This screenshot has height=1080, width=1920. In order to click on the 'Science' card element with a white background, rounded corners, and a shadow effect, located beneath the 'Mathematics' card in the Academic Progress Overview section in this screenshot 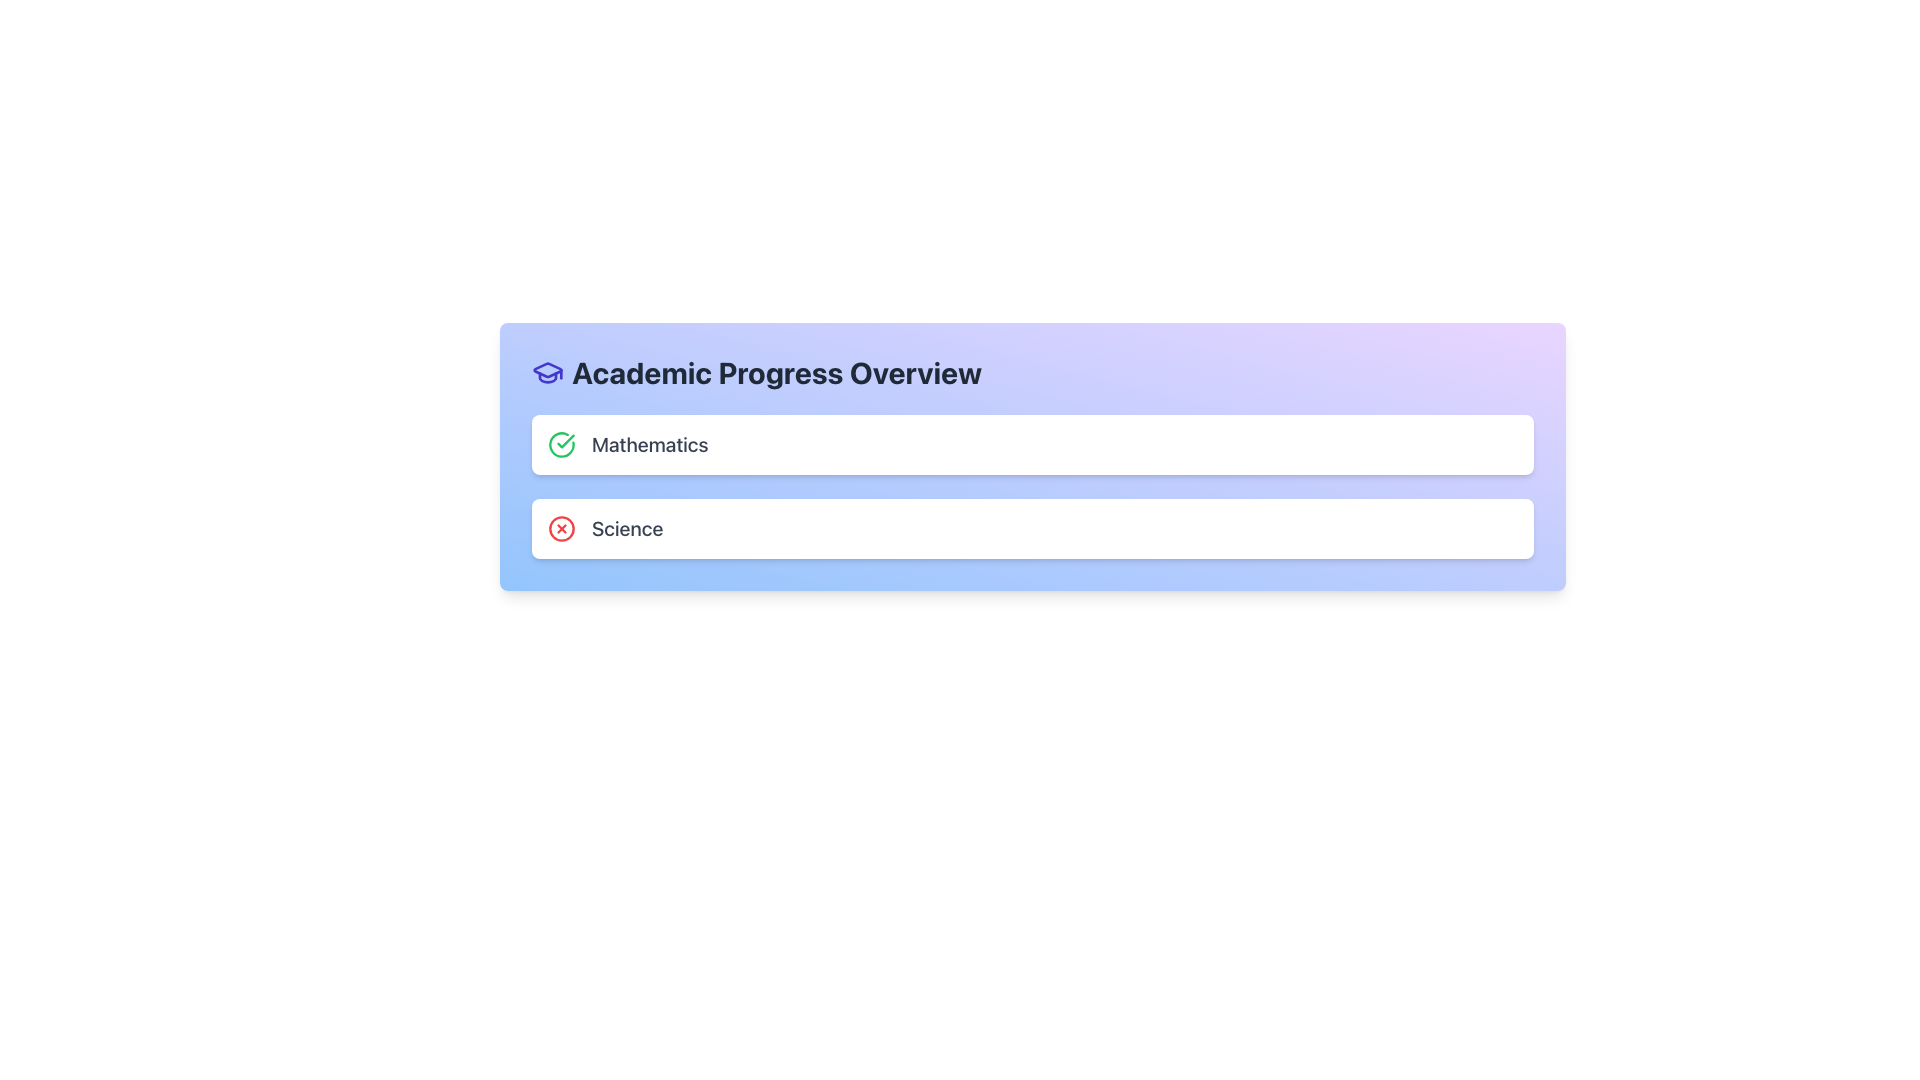, I will do `click(1032, 527)`.